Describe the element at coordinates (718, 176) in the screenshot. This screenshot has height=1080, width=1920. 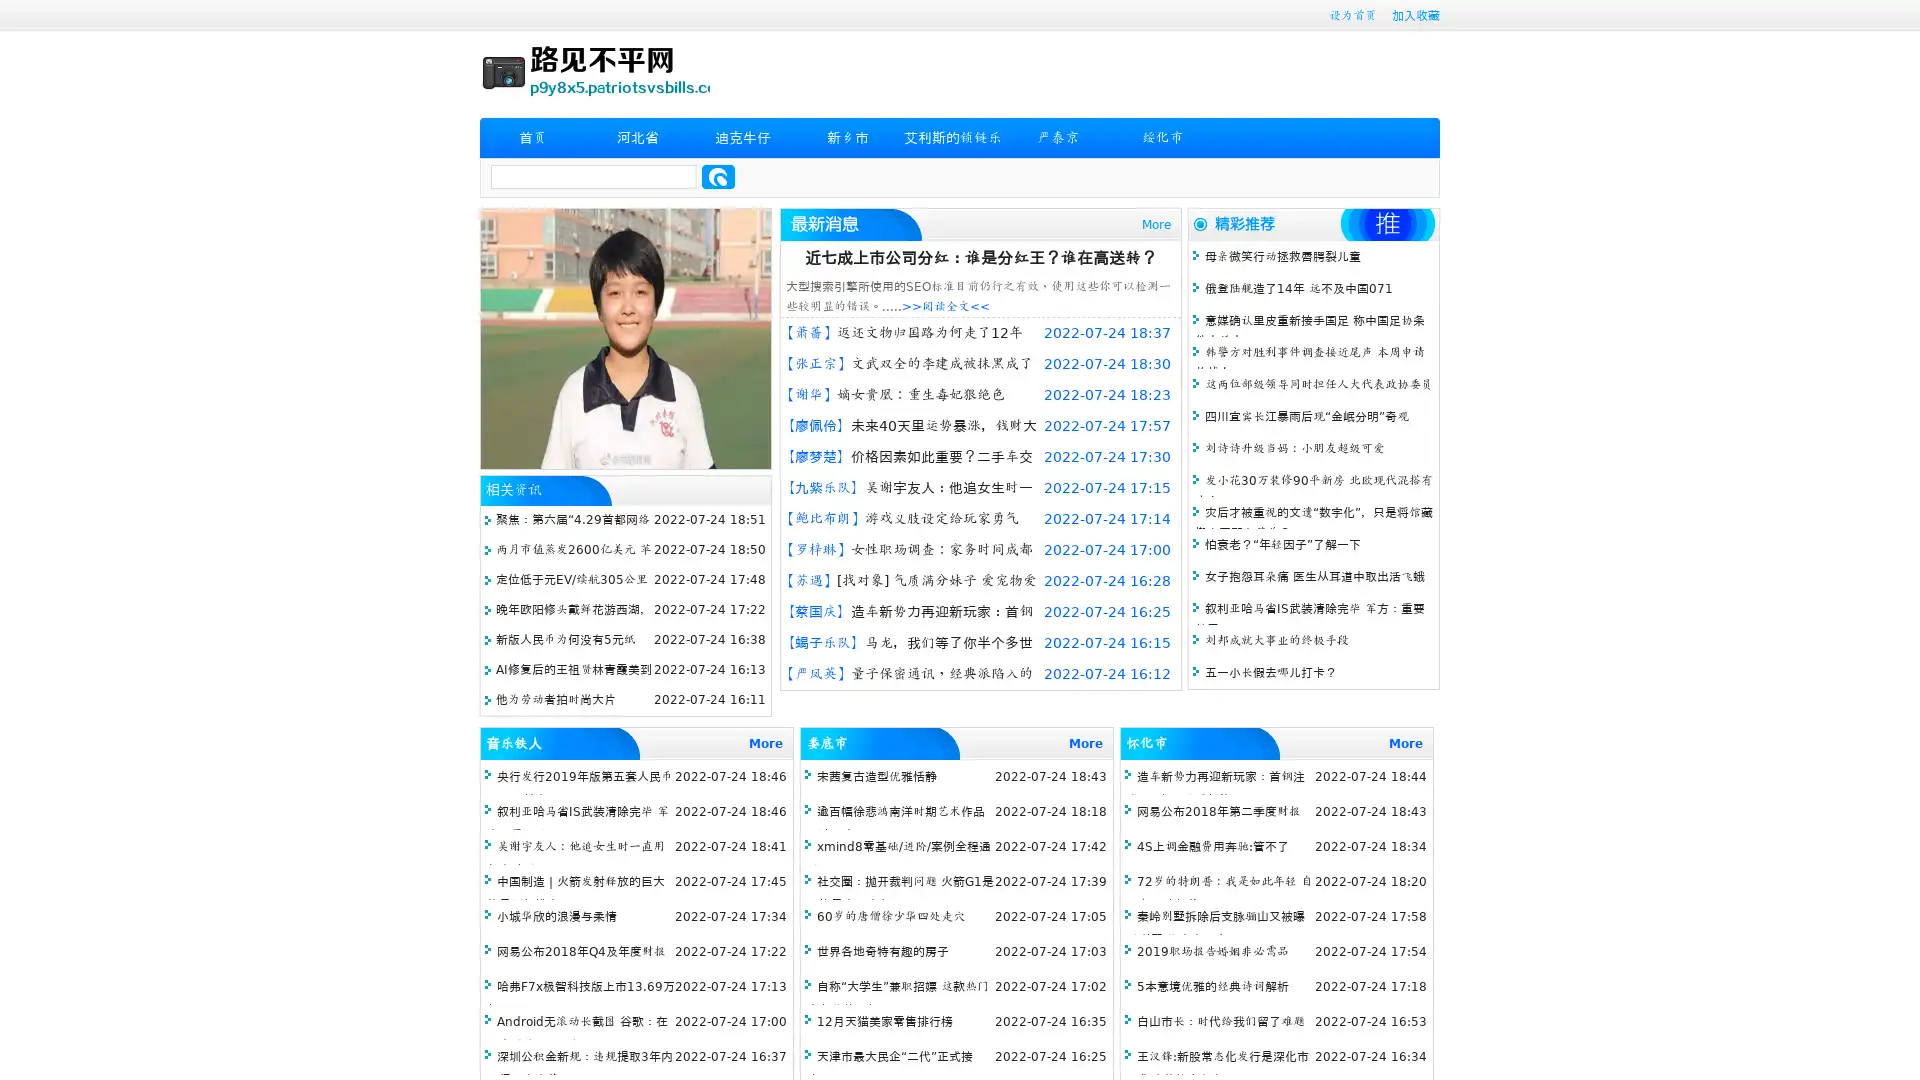
I see `Search` at that location.